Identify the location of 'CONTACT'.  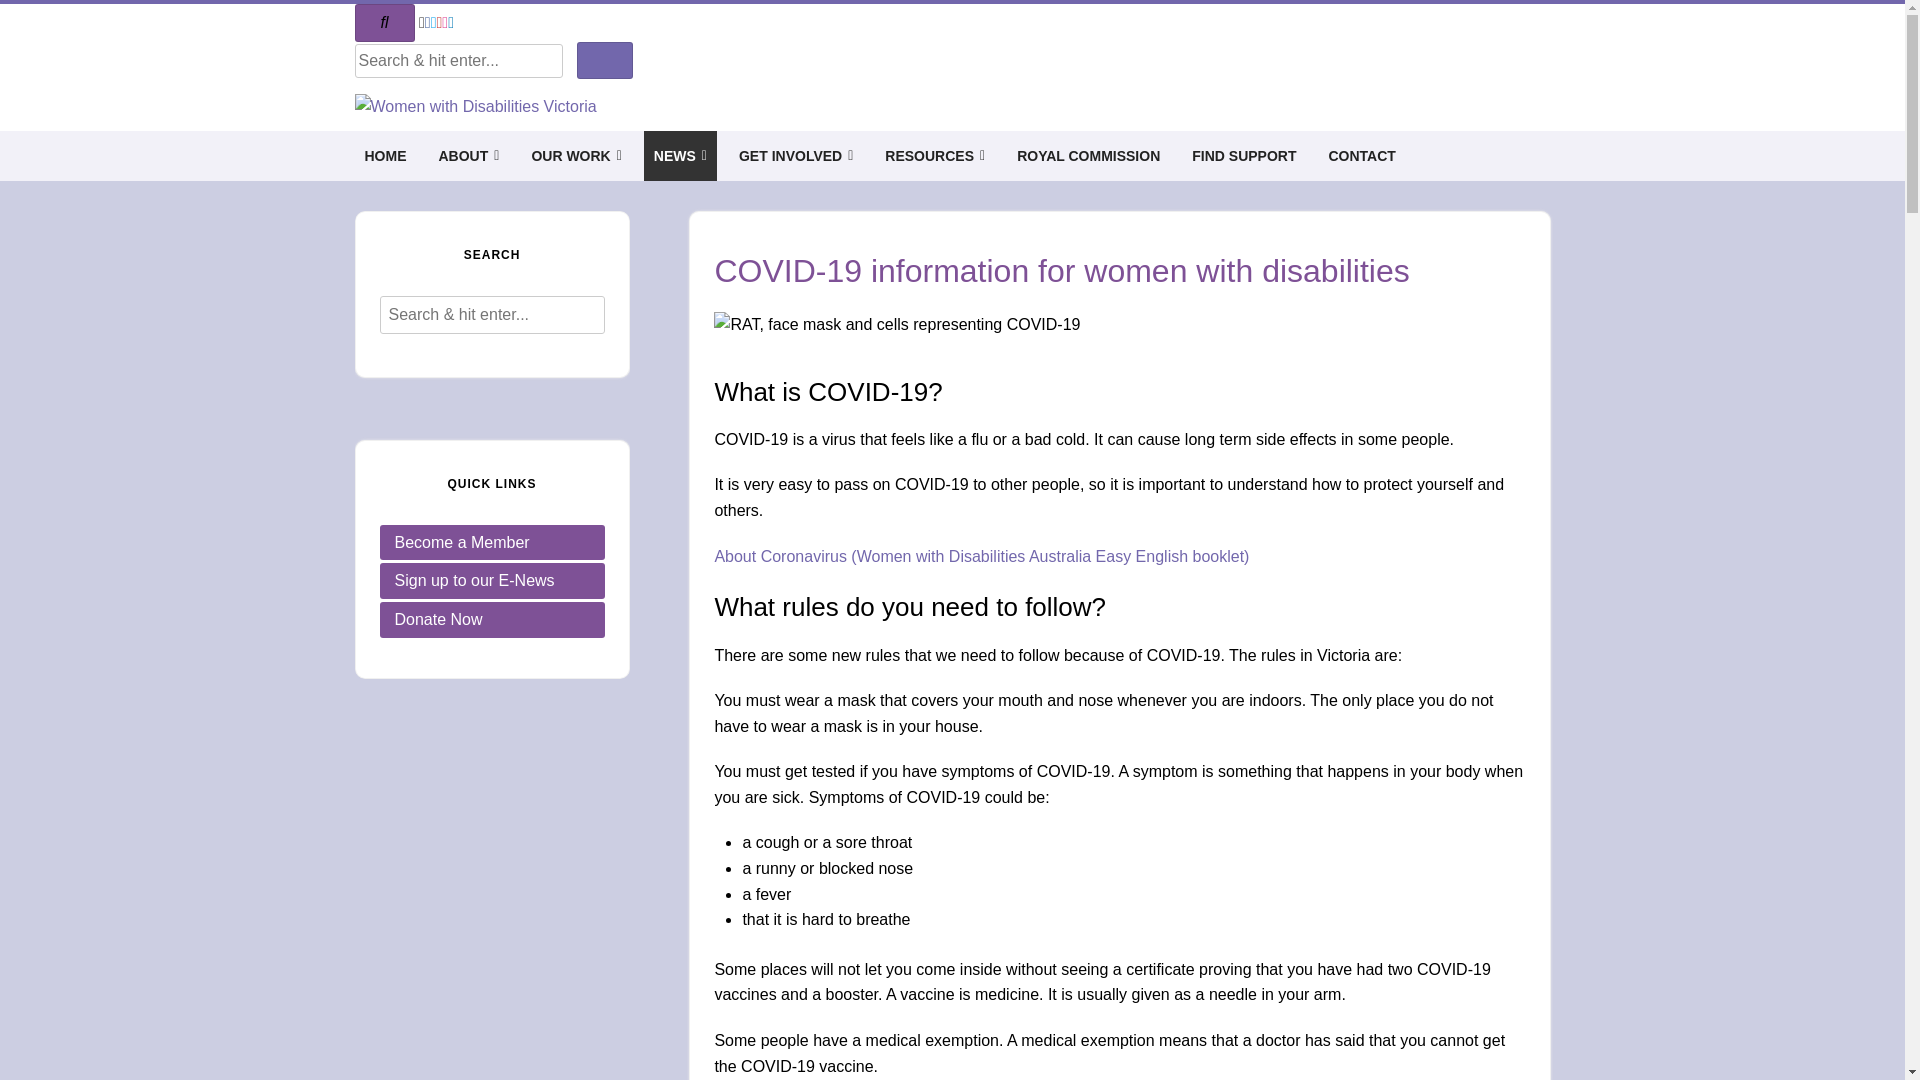
(1360, 154).